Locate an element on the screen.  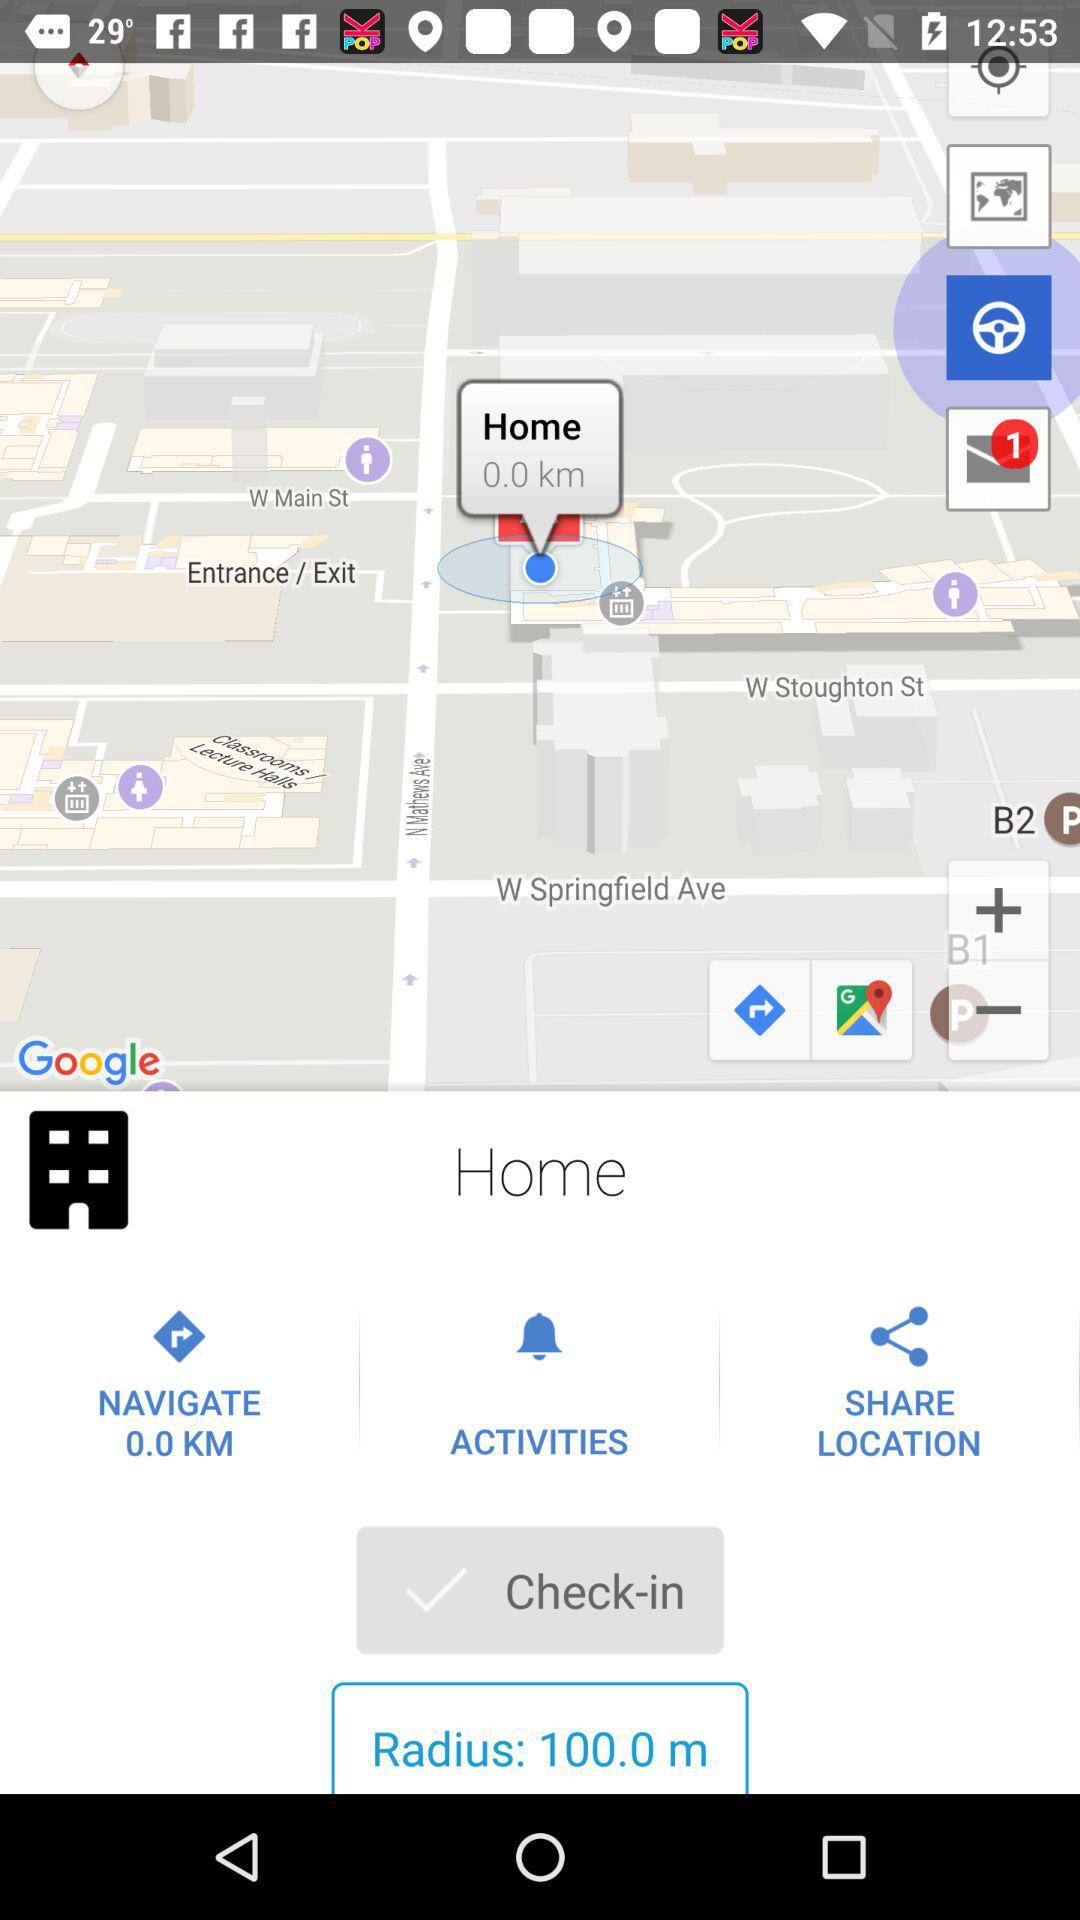
the explore icon is located at coordinates (77, 65).